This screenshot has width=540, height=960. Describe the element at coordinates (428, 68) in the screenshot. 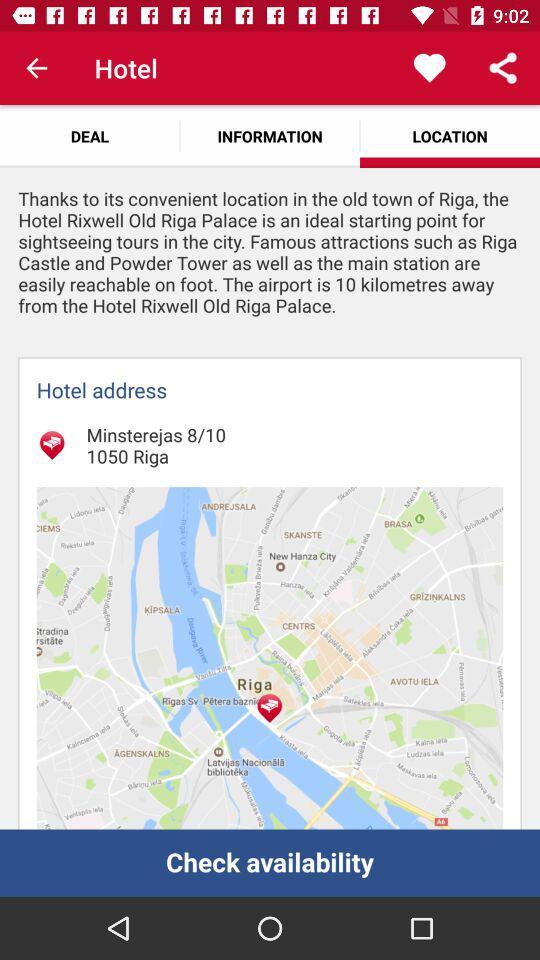

I see `the app above the location app` at that location.